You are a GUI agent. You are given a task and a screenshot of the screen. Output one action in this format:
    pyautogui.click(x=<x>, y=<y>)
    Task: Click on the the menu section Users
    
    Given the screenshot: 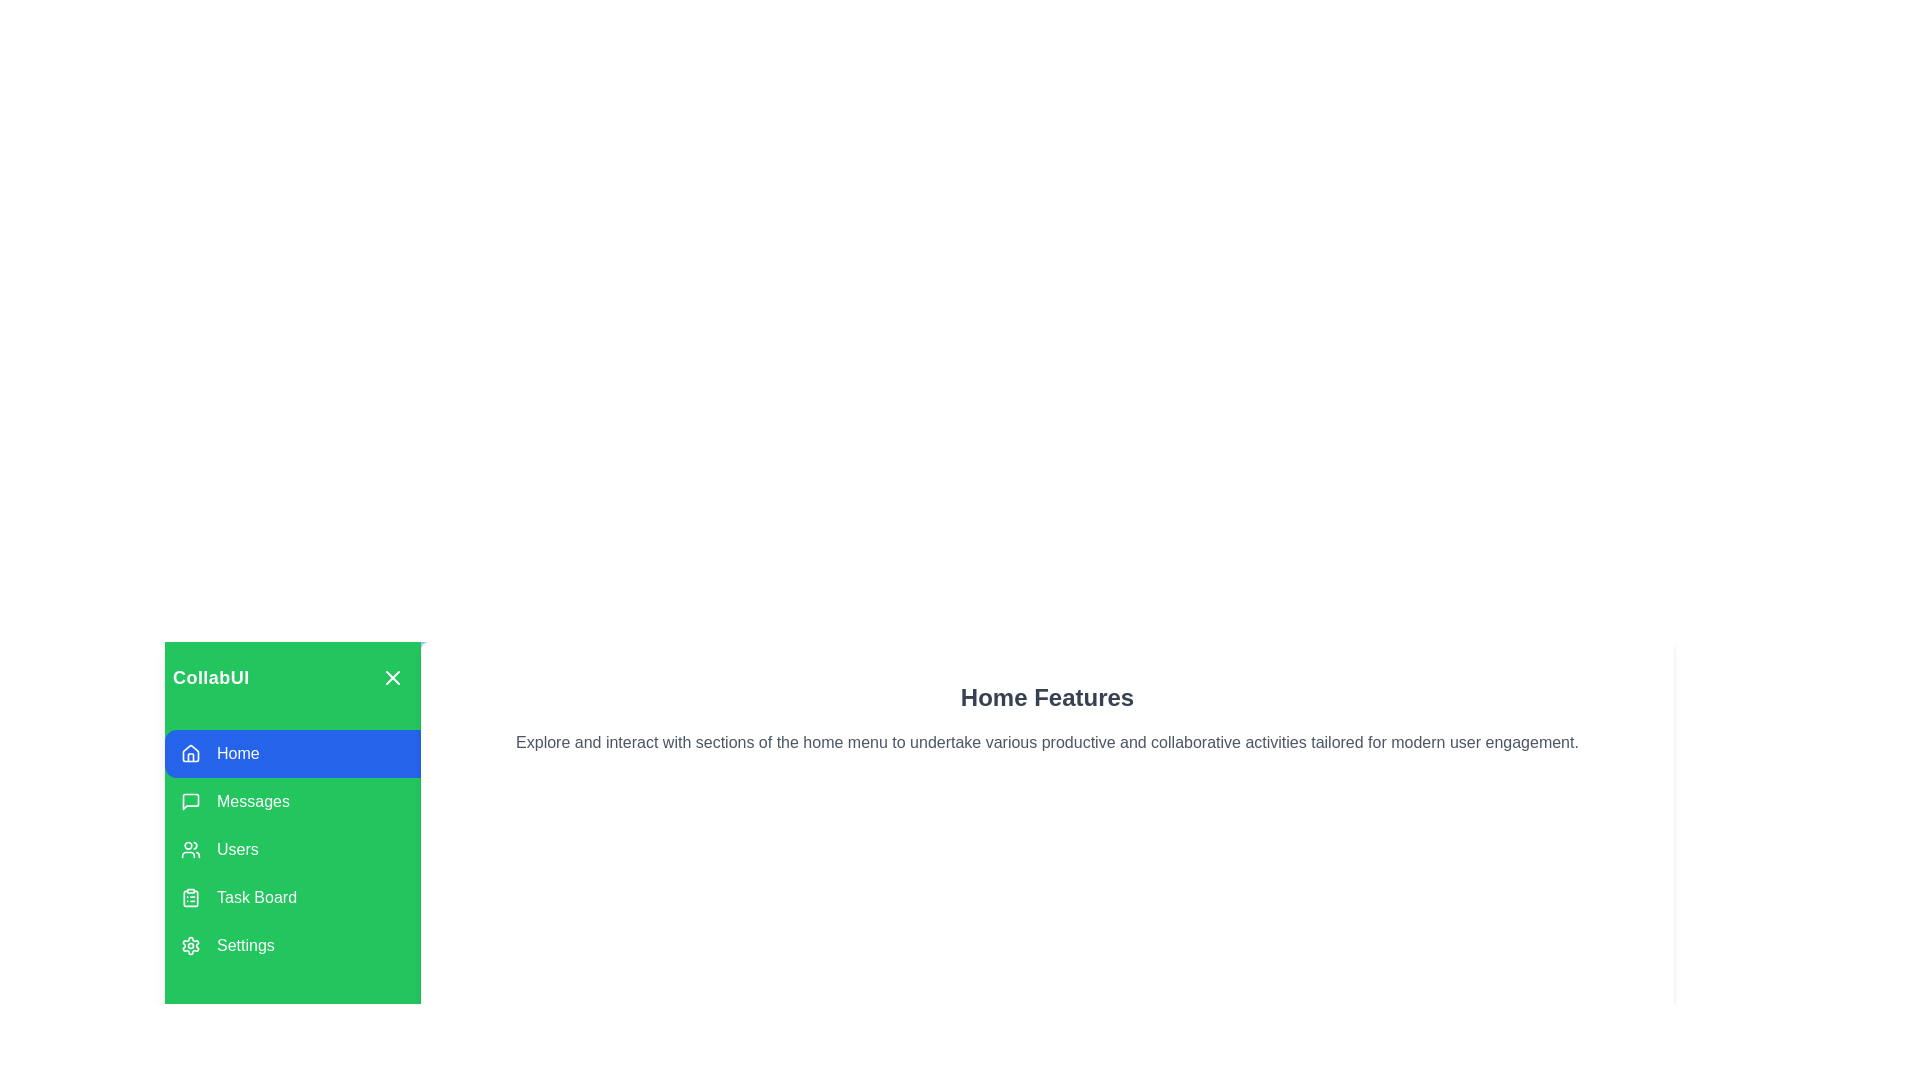 What is the action you would take?
    pyautogui.click(x=291, y=849)
    